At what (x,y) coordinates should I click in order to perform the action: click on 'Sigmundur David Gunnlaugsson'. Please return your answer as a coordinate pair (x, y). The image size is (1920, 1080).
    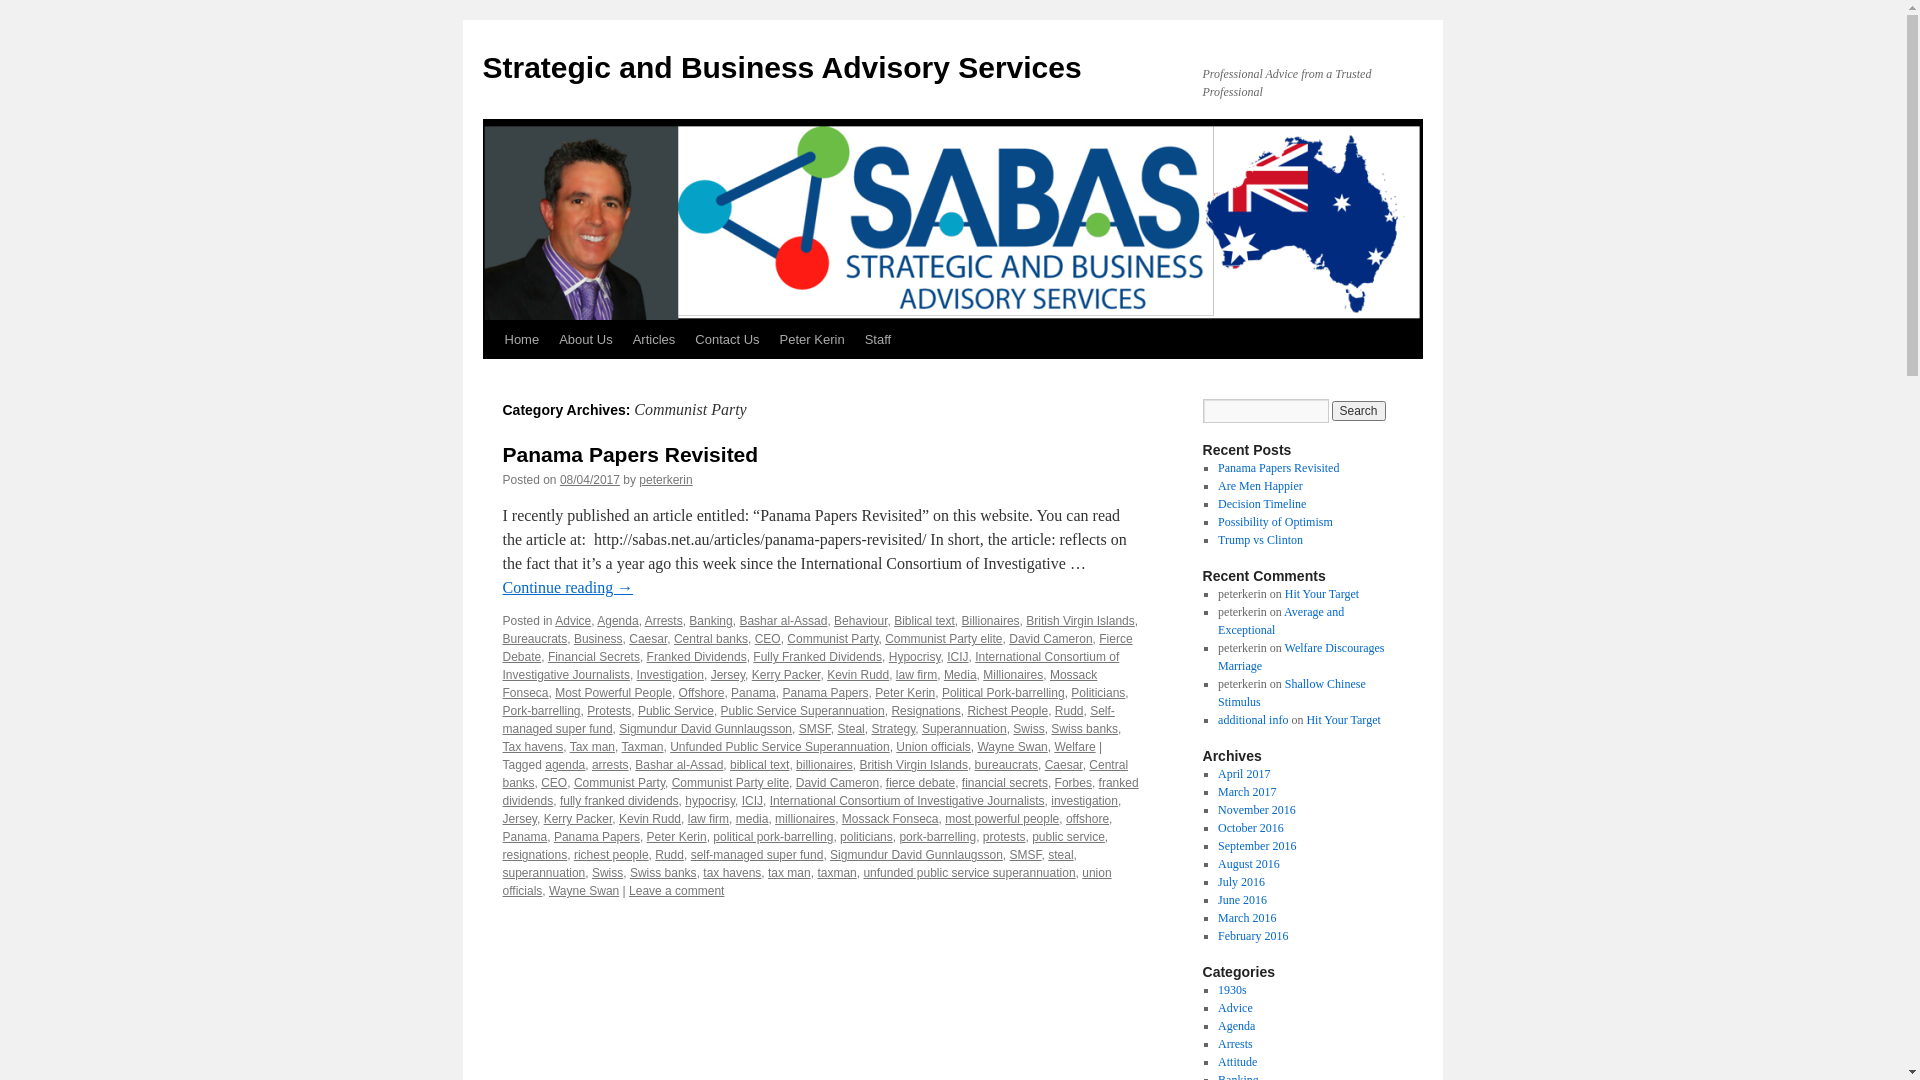
    Looking at the image, I should click on (915, 855).